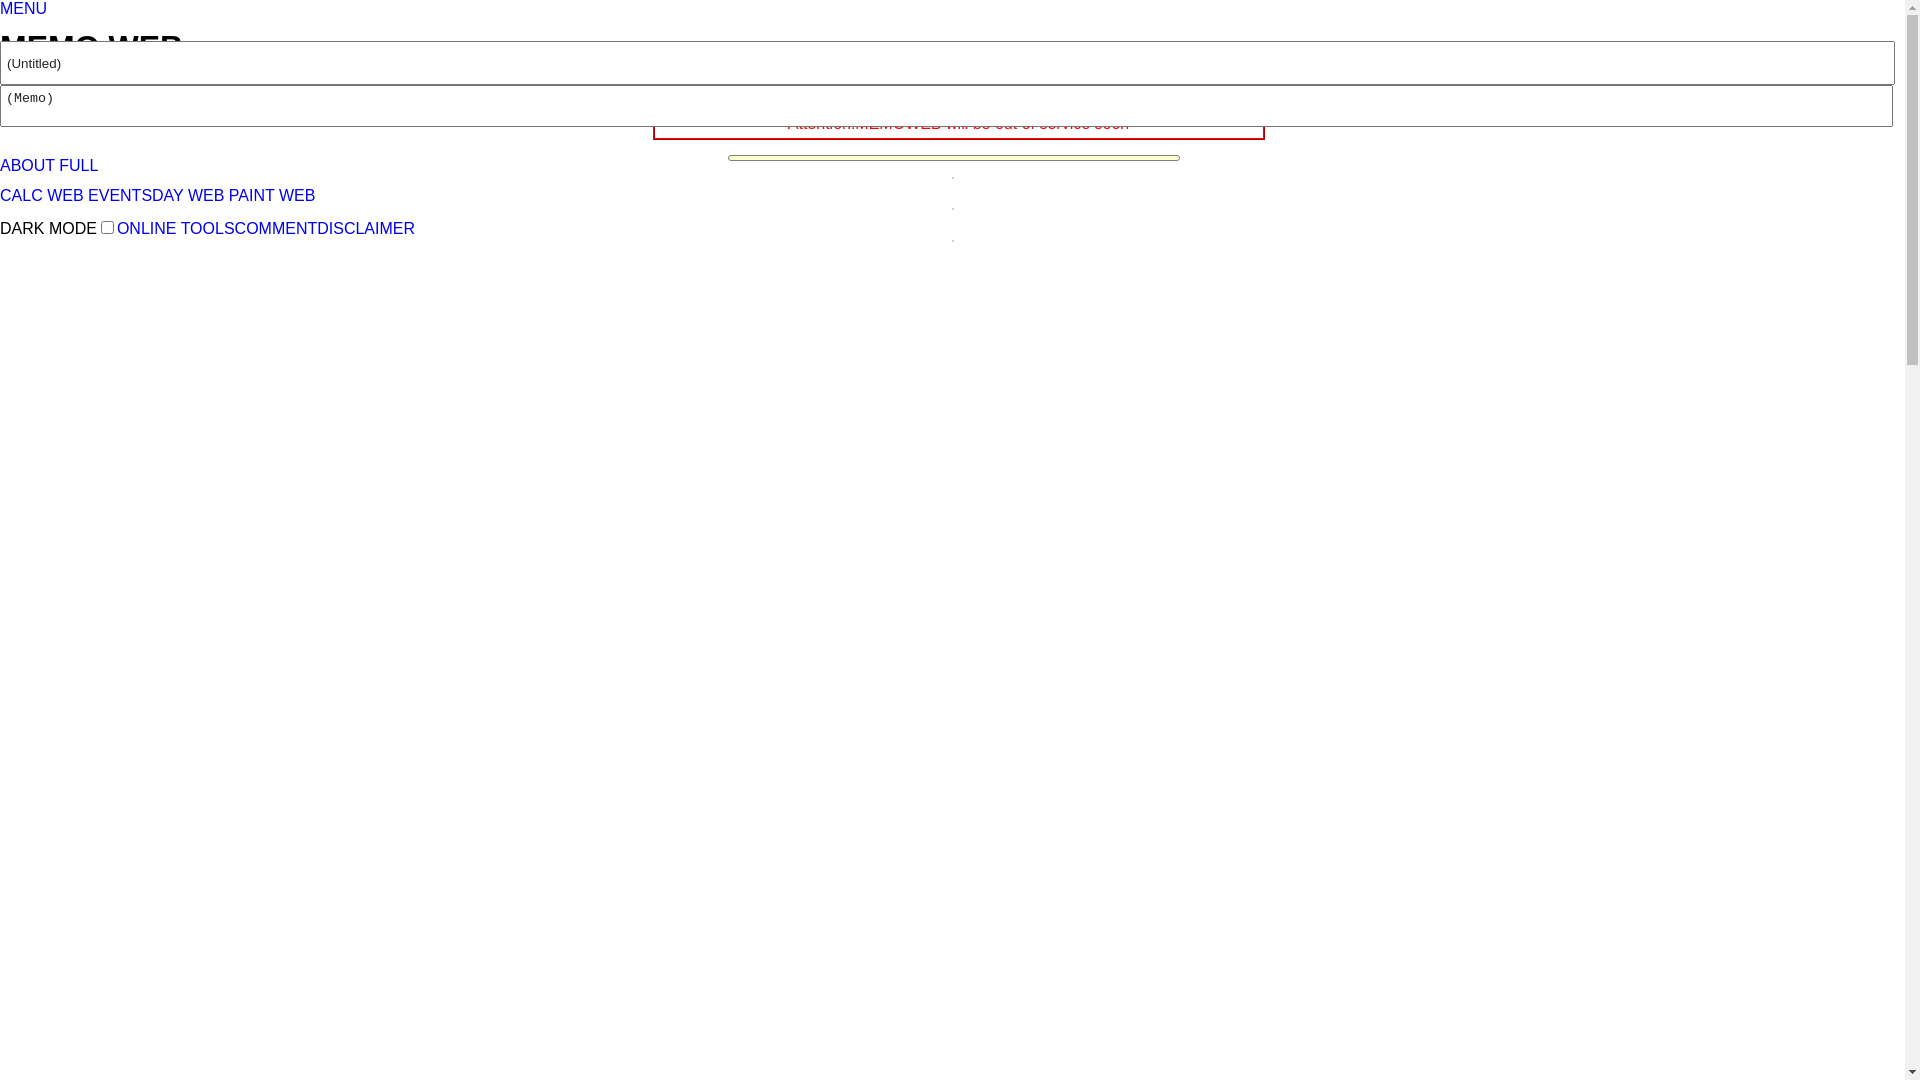 The image size is (1920, 1080). Describe the element at coordinates (23, 8) in the screenshot. I see `'MENU'` at that location.